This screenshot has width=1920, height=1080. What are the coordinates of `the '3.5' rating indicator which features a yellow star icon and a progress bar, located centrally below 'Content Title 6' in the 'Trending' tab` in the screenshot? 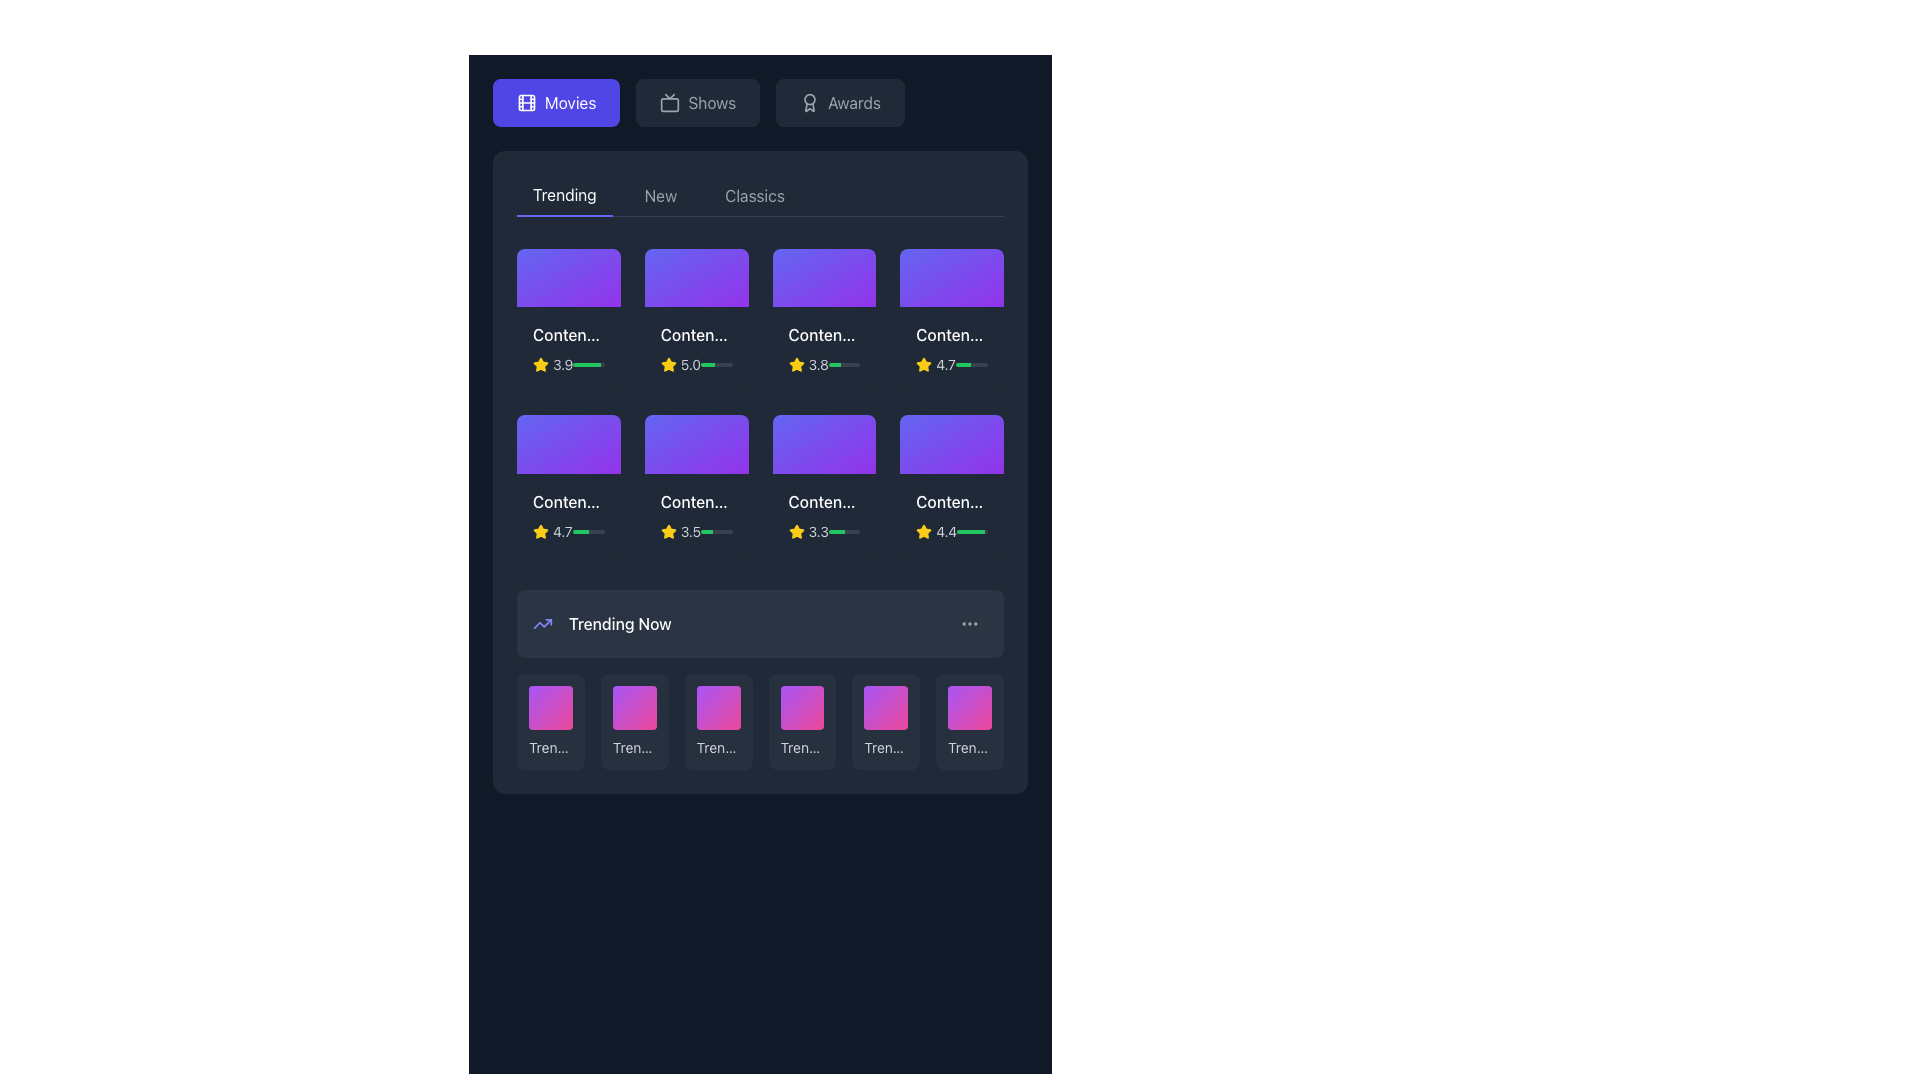 It's located at (696, 530).